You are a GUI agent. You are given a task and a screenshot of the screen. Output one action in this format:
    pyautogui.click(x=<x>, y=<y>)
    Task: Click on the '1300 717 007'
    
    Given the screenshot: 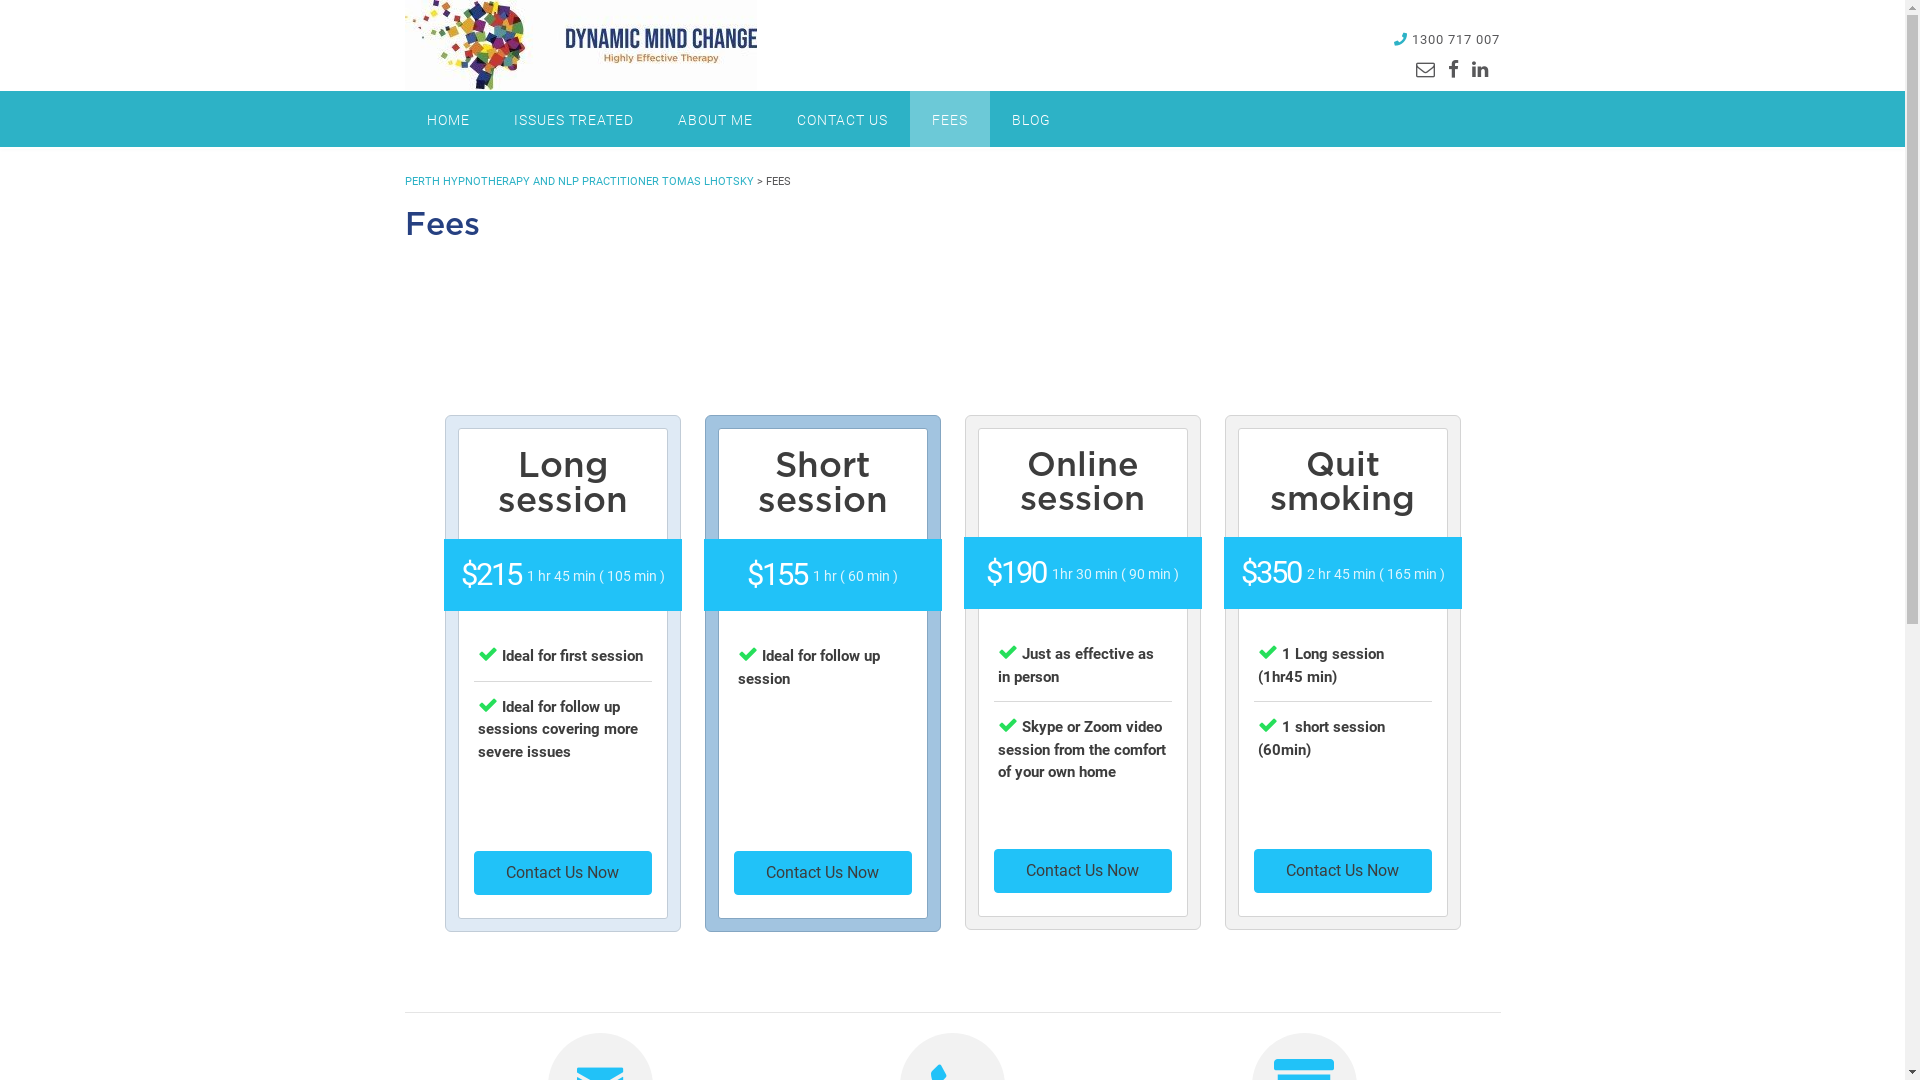 What is the action you would take?
    pyautogui.click(x=1455, y=39)
    